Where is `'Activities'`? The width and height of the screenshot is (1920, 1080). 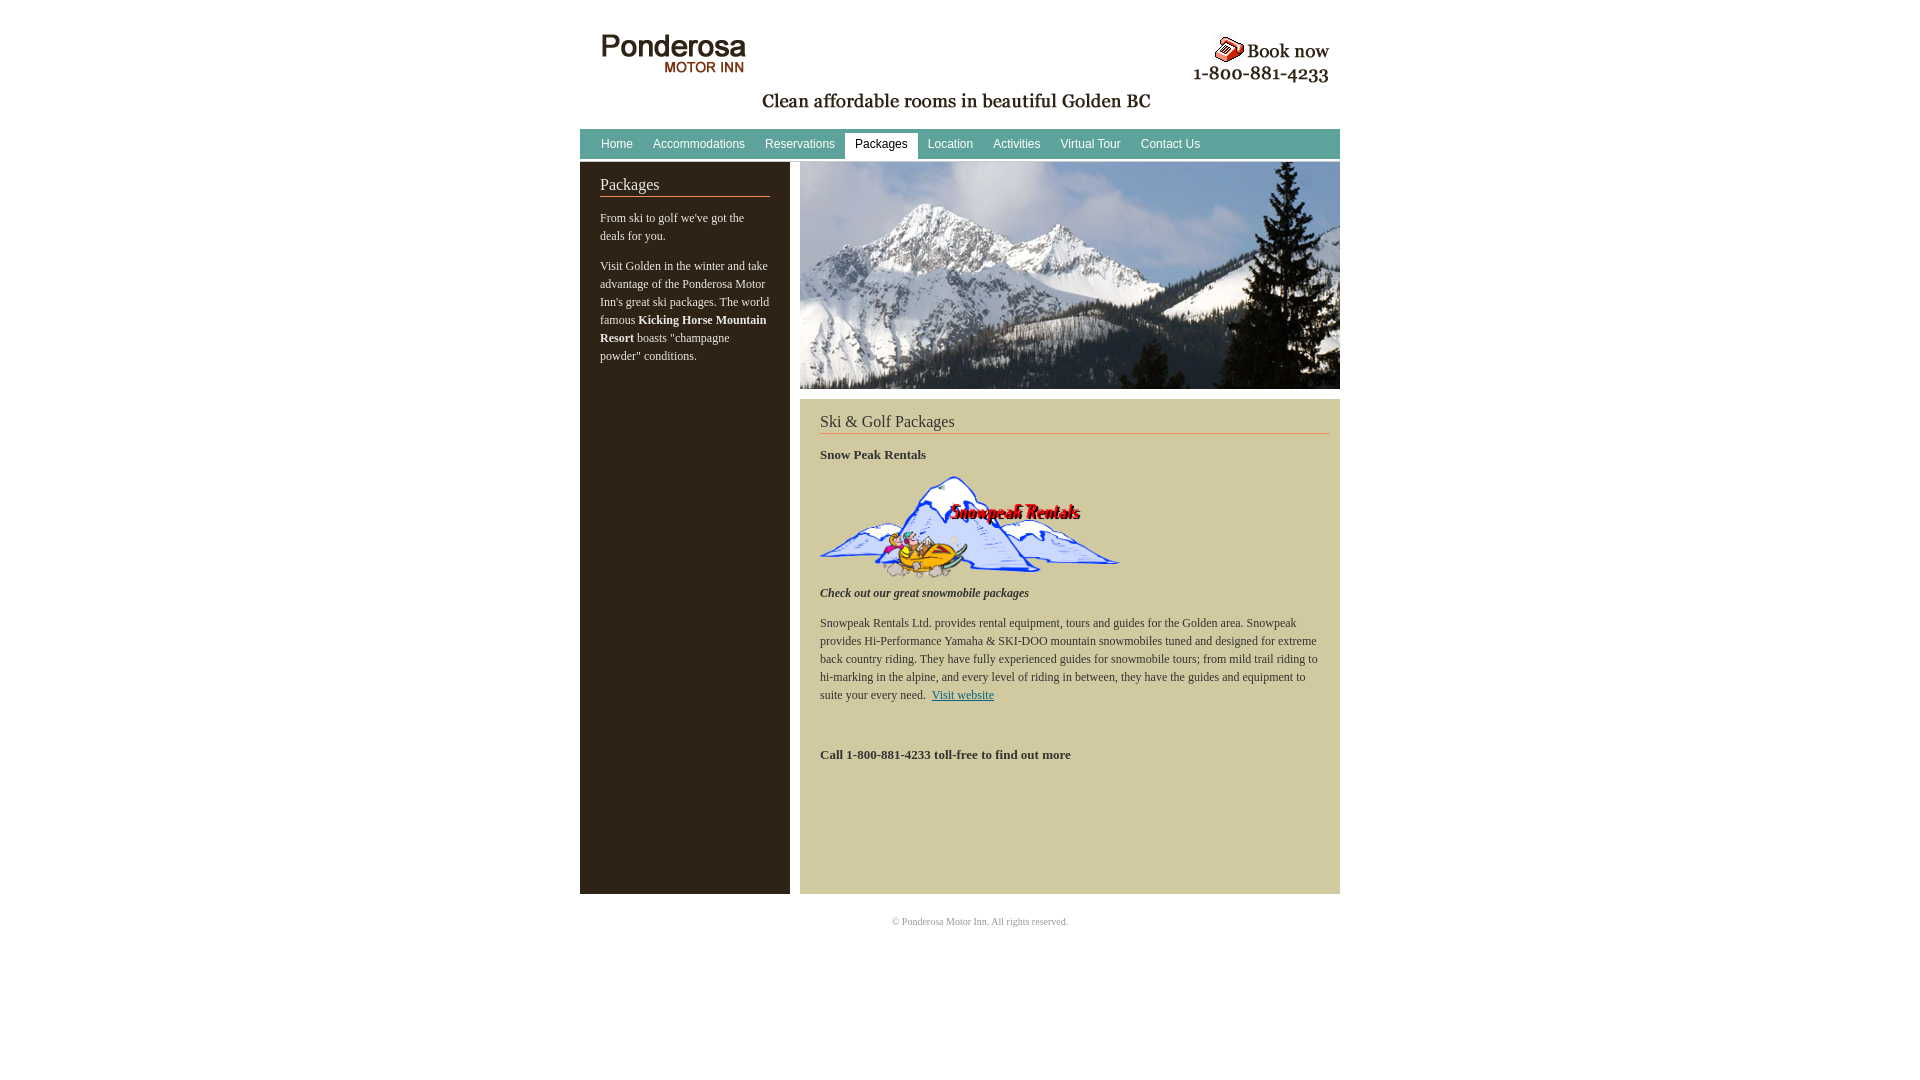
'Activities' is located at coordinates (1016, 145).